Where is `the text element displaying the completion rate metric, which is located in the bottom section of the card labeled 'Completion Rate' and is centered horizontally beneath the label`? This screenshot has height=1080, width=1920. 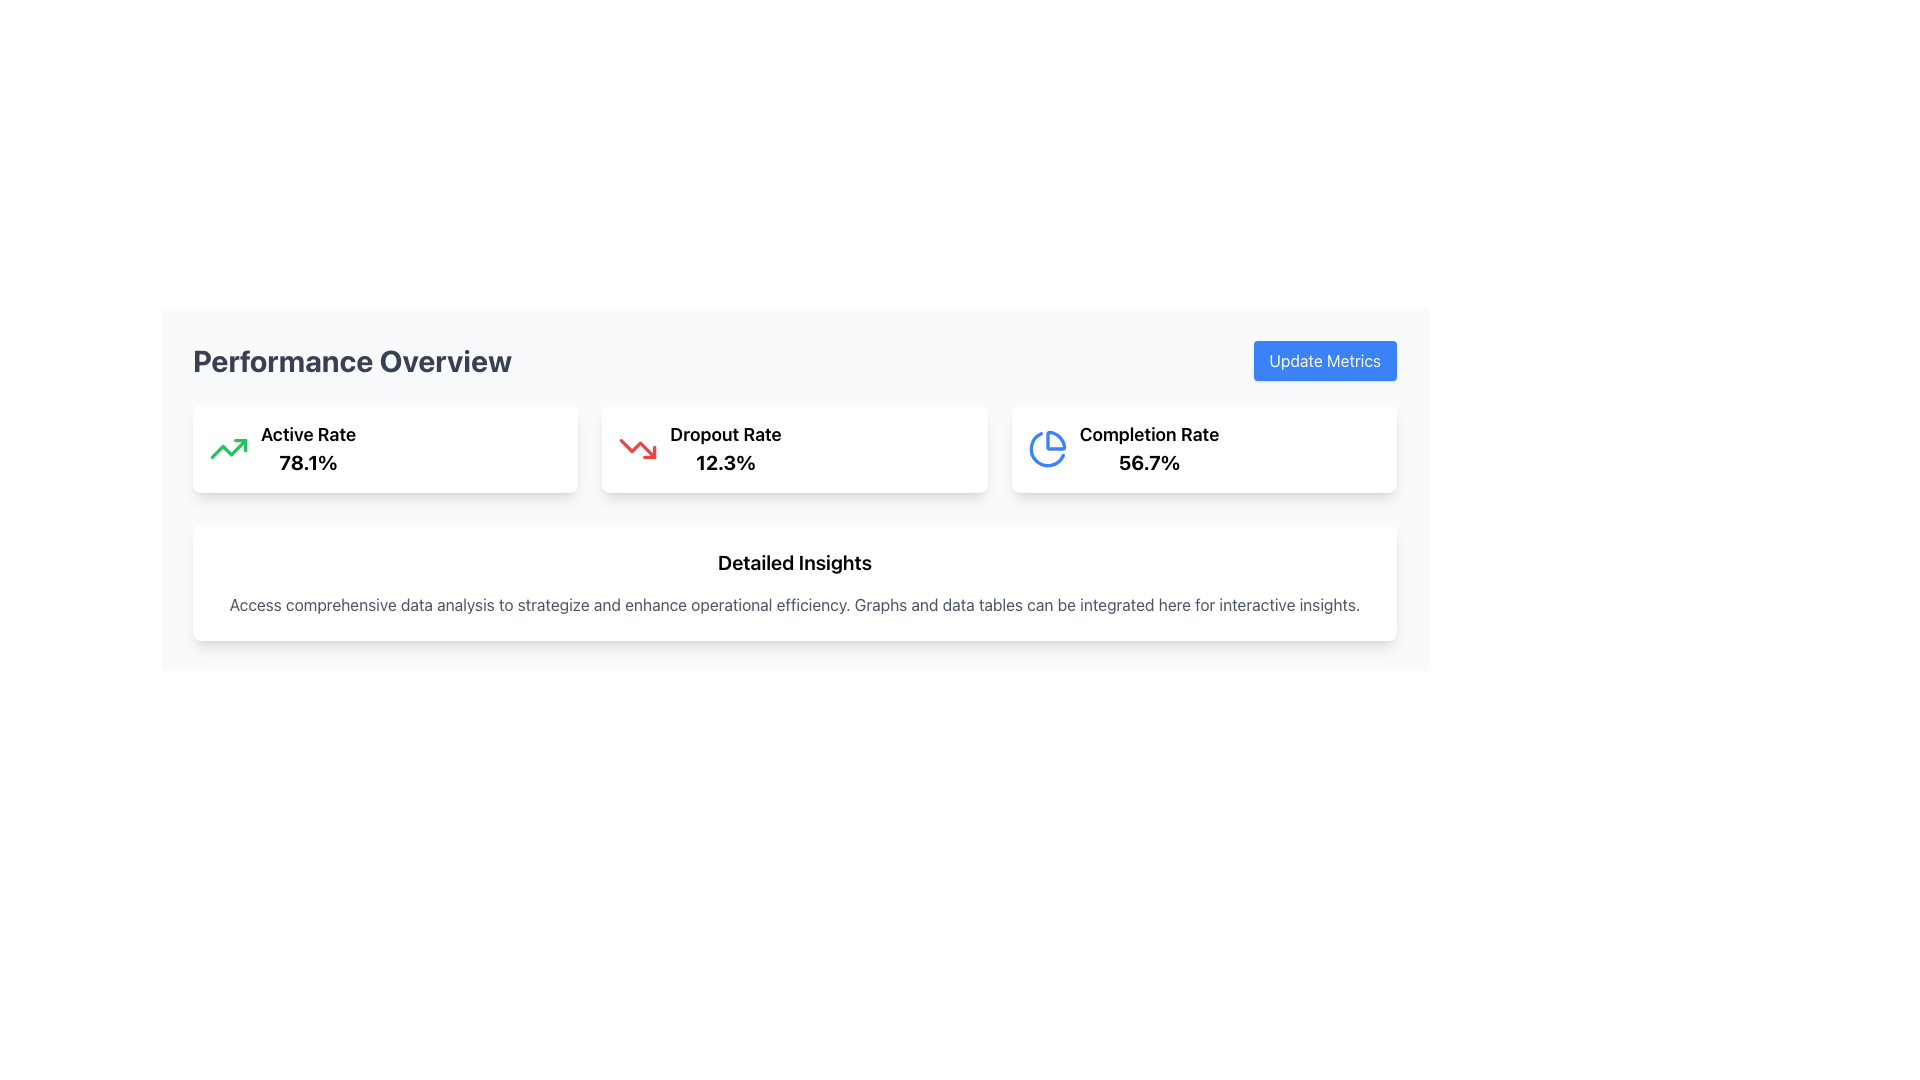 the text element displaying the completion rate metric, which is located in the bottom section of the card labeled 'Completion Rate' and is centered horizontally beneath the label is located at coordinates (1149, 462).